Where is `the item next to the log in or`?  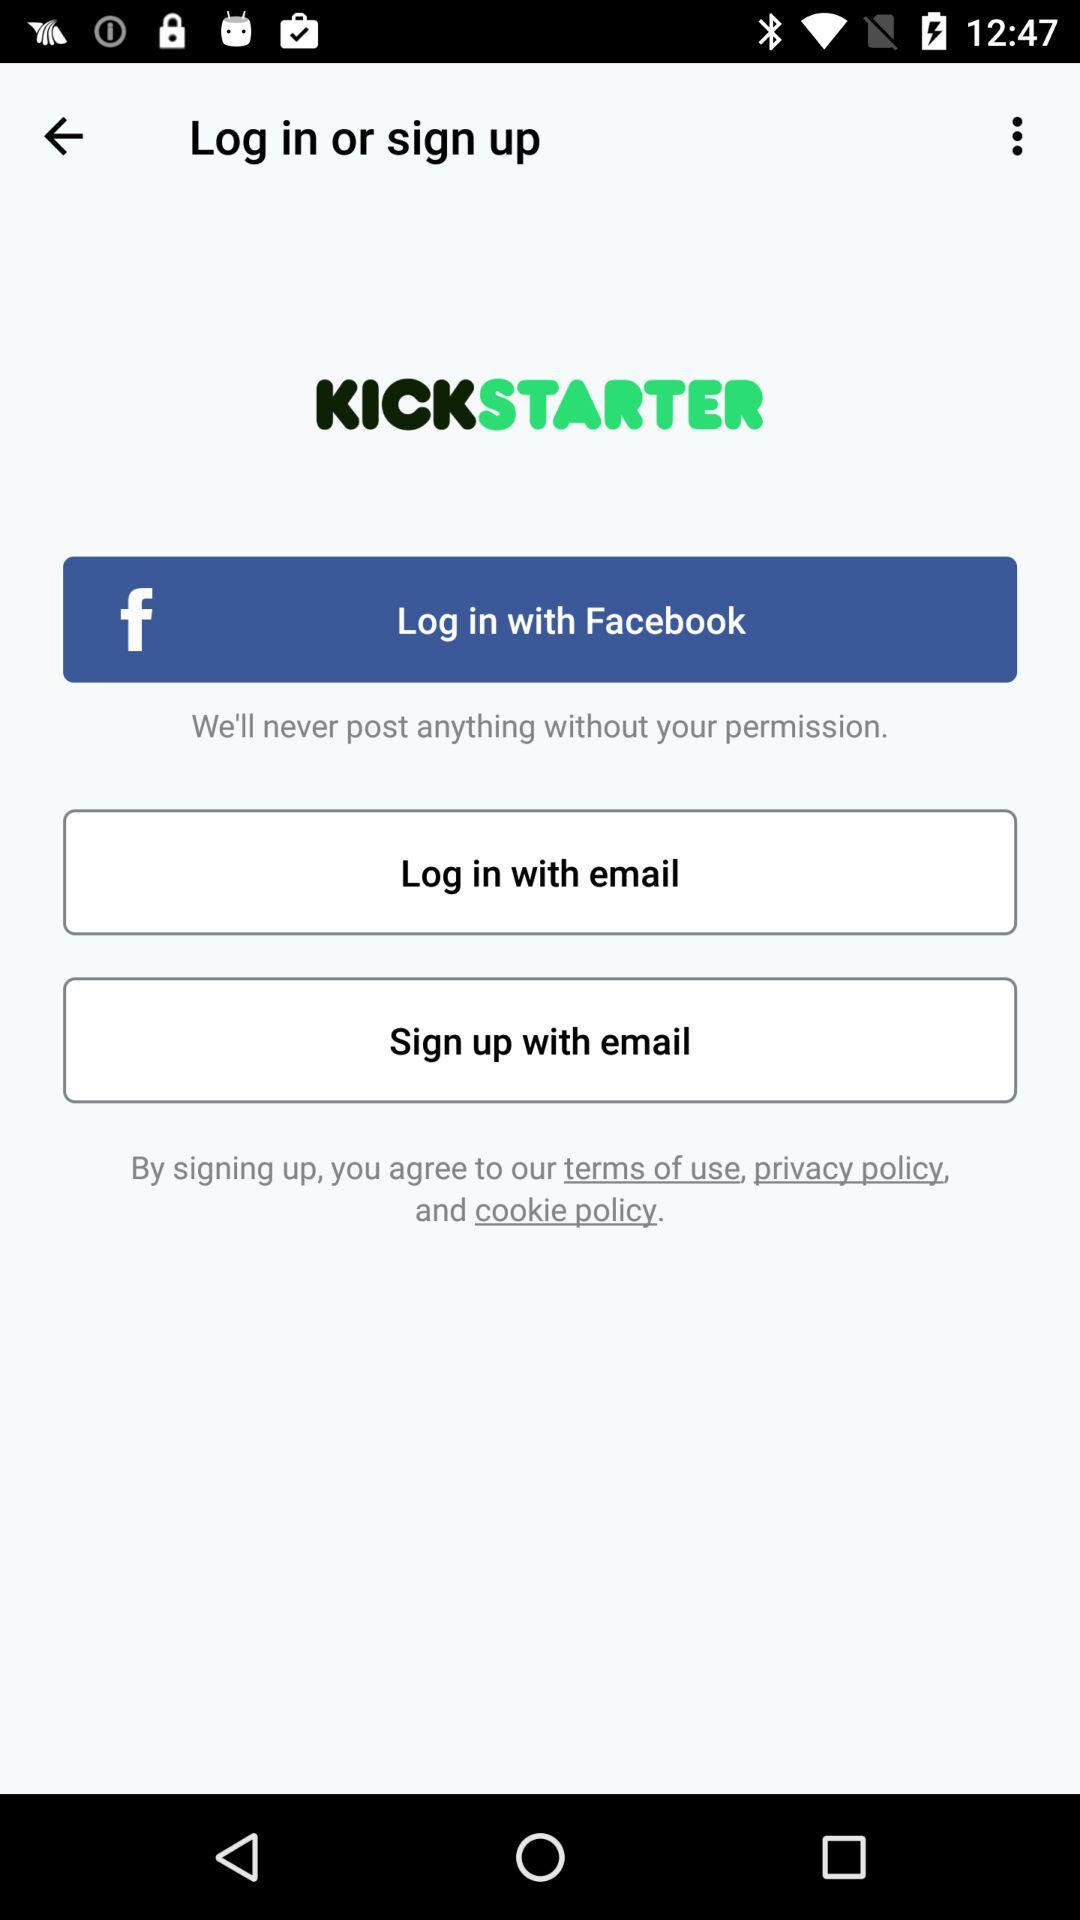
the item next to the log in or is located at coordinates (61, 135).